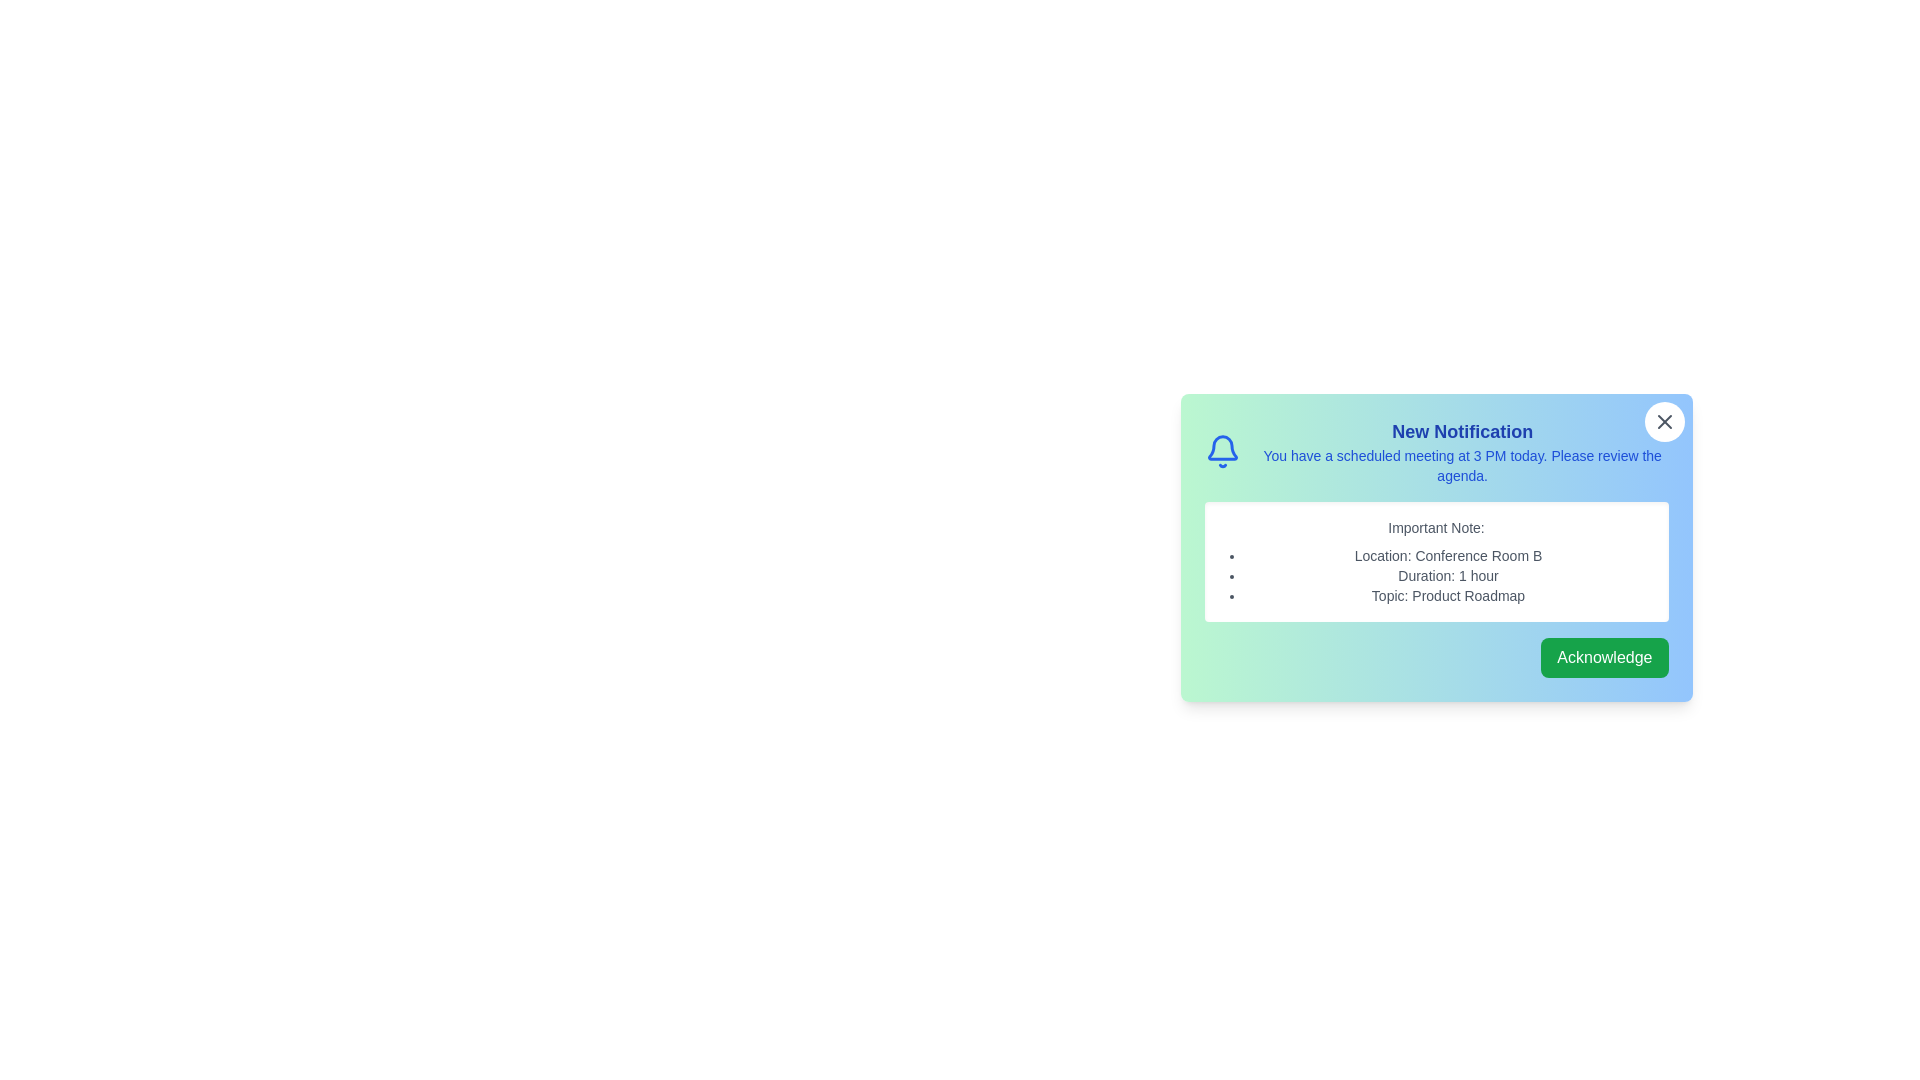 The image size is (1920, 1080). What do you see at coordinates (1221, 451) in the screenshot?
I see `the bell icon to interact with it` at bounding box center [1221, 451].